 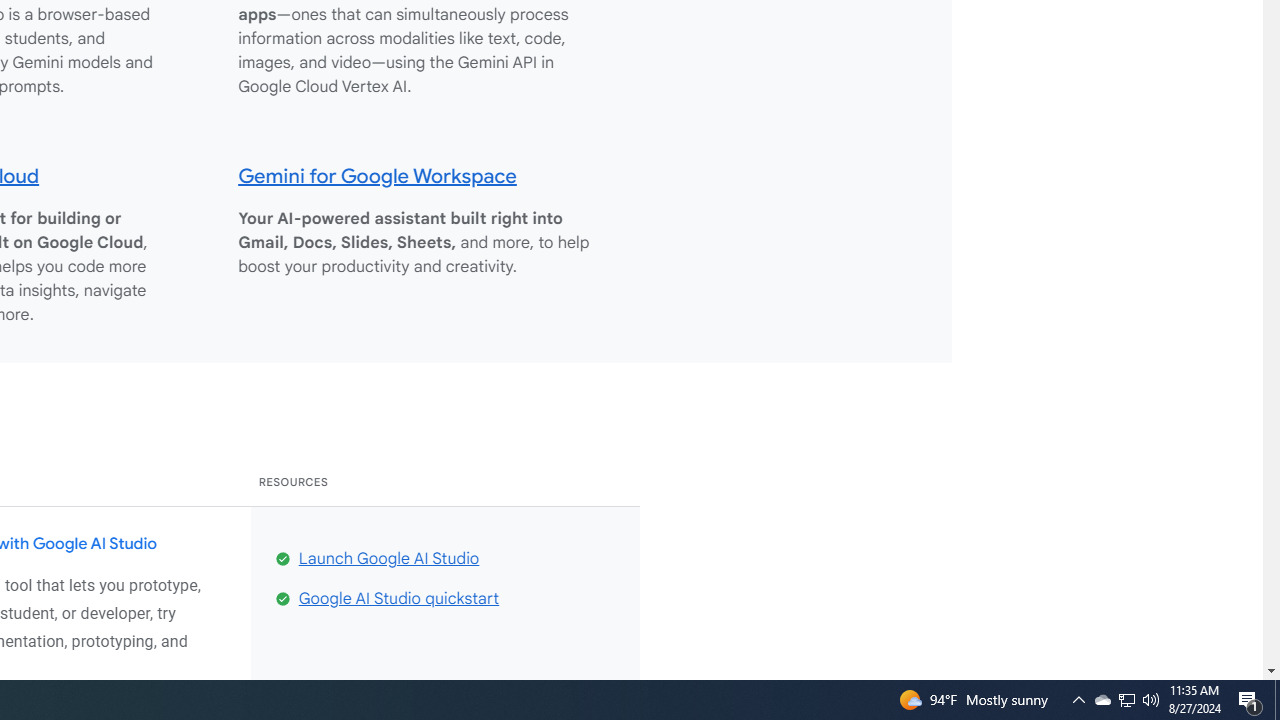 What do you see at coordinates (399, 598) in the screenshot?
I see `'Google AI Studio quickstart'` at bounding box center [399, 598].